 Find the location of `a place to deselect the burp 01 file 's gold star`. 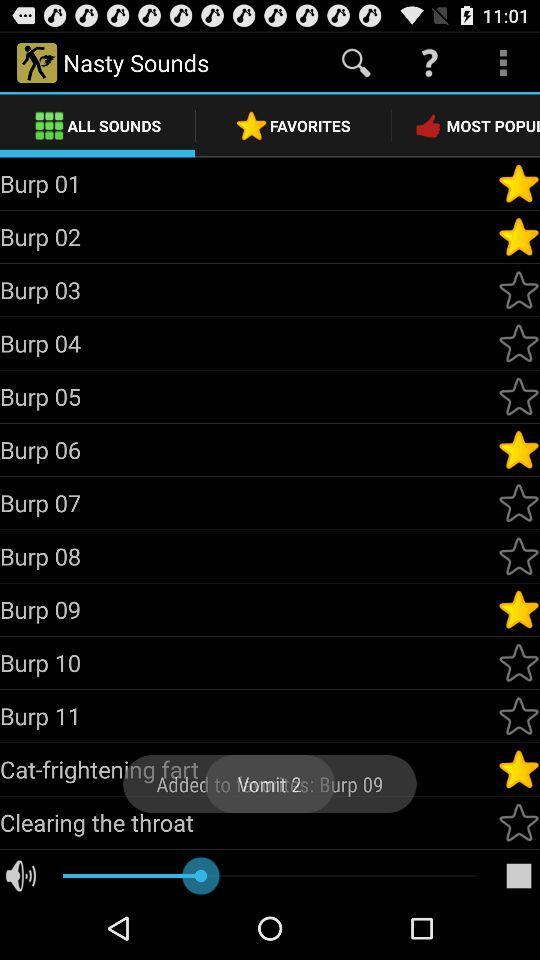

a place to deselect the burp 01 file 's gold star is located at coordinates (518, 183).